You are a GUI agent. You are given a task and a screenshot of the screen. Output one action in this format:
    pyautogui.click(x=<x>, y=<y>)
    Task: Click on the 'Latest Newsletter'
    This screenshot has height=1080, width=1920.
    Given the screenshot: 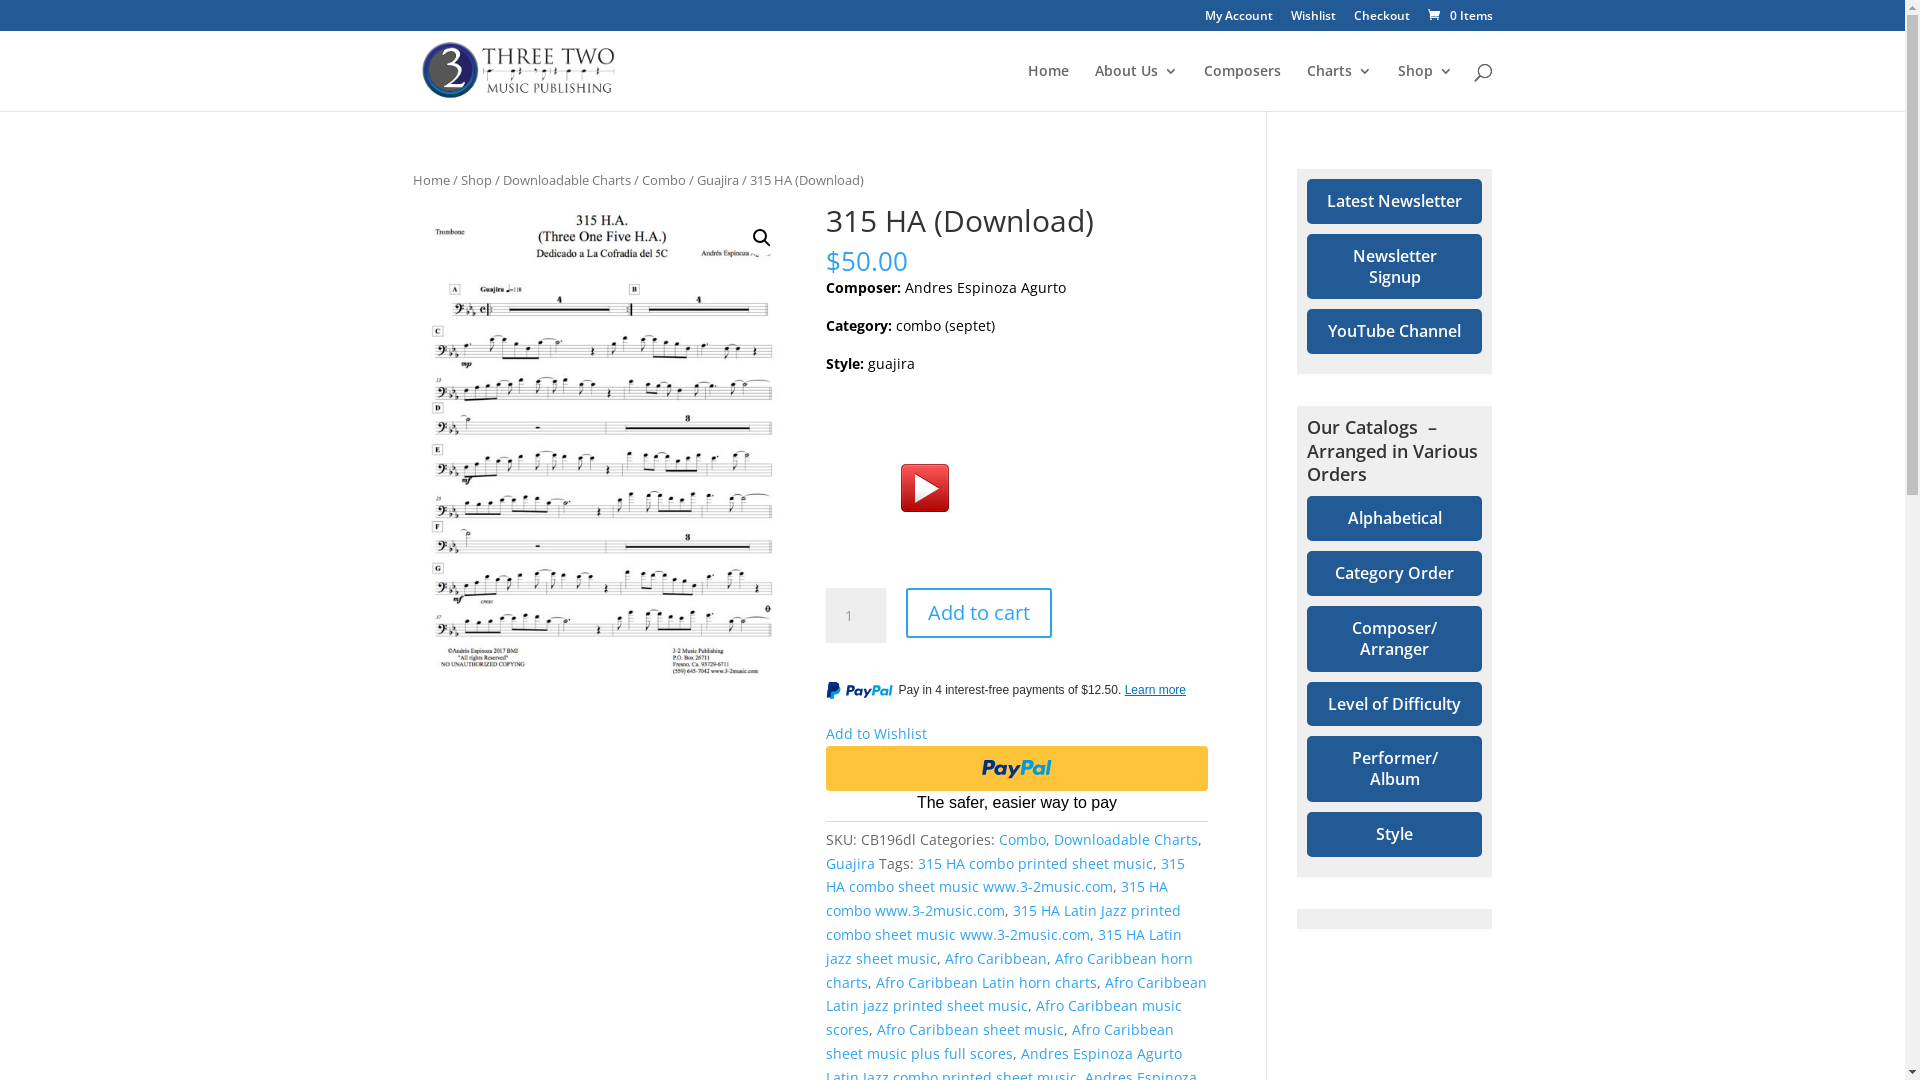 What is the action you would take?
    pyautogui.click(x=1393, y=201)
    